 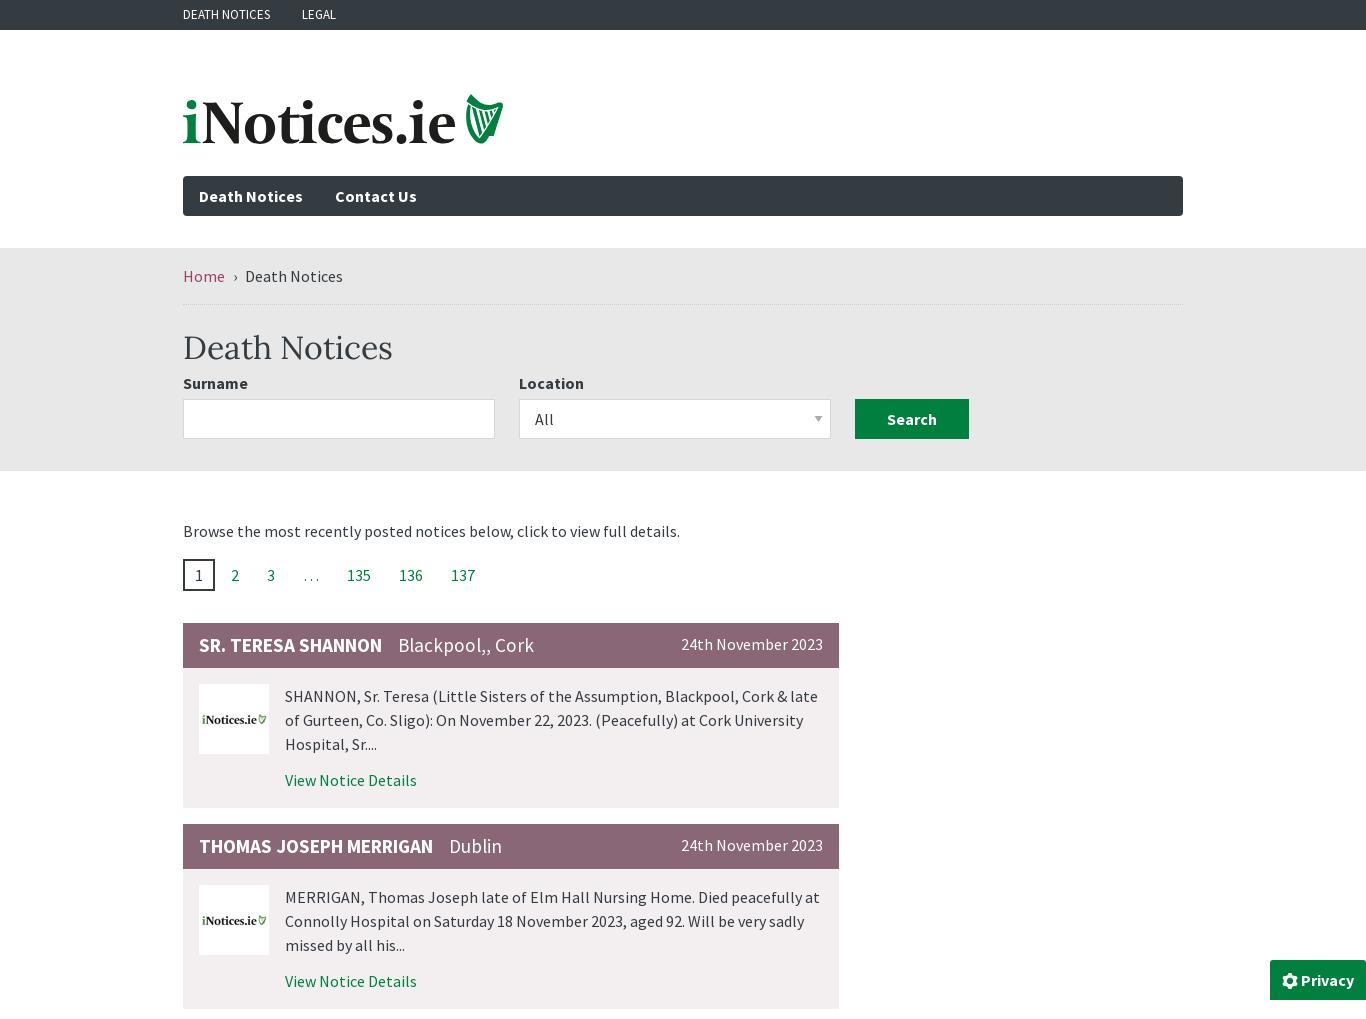 What do you see at coordinates (1326, 979) in the screenshot?
I see `'Privacy'` at bounding box center [1326, 979].